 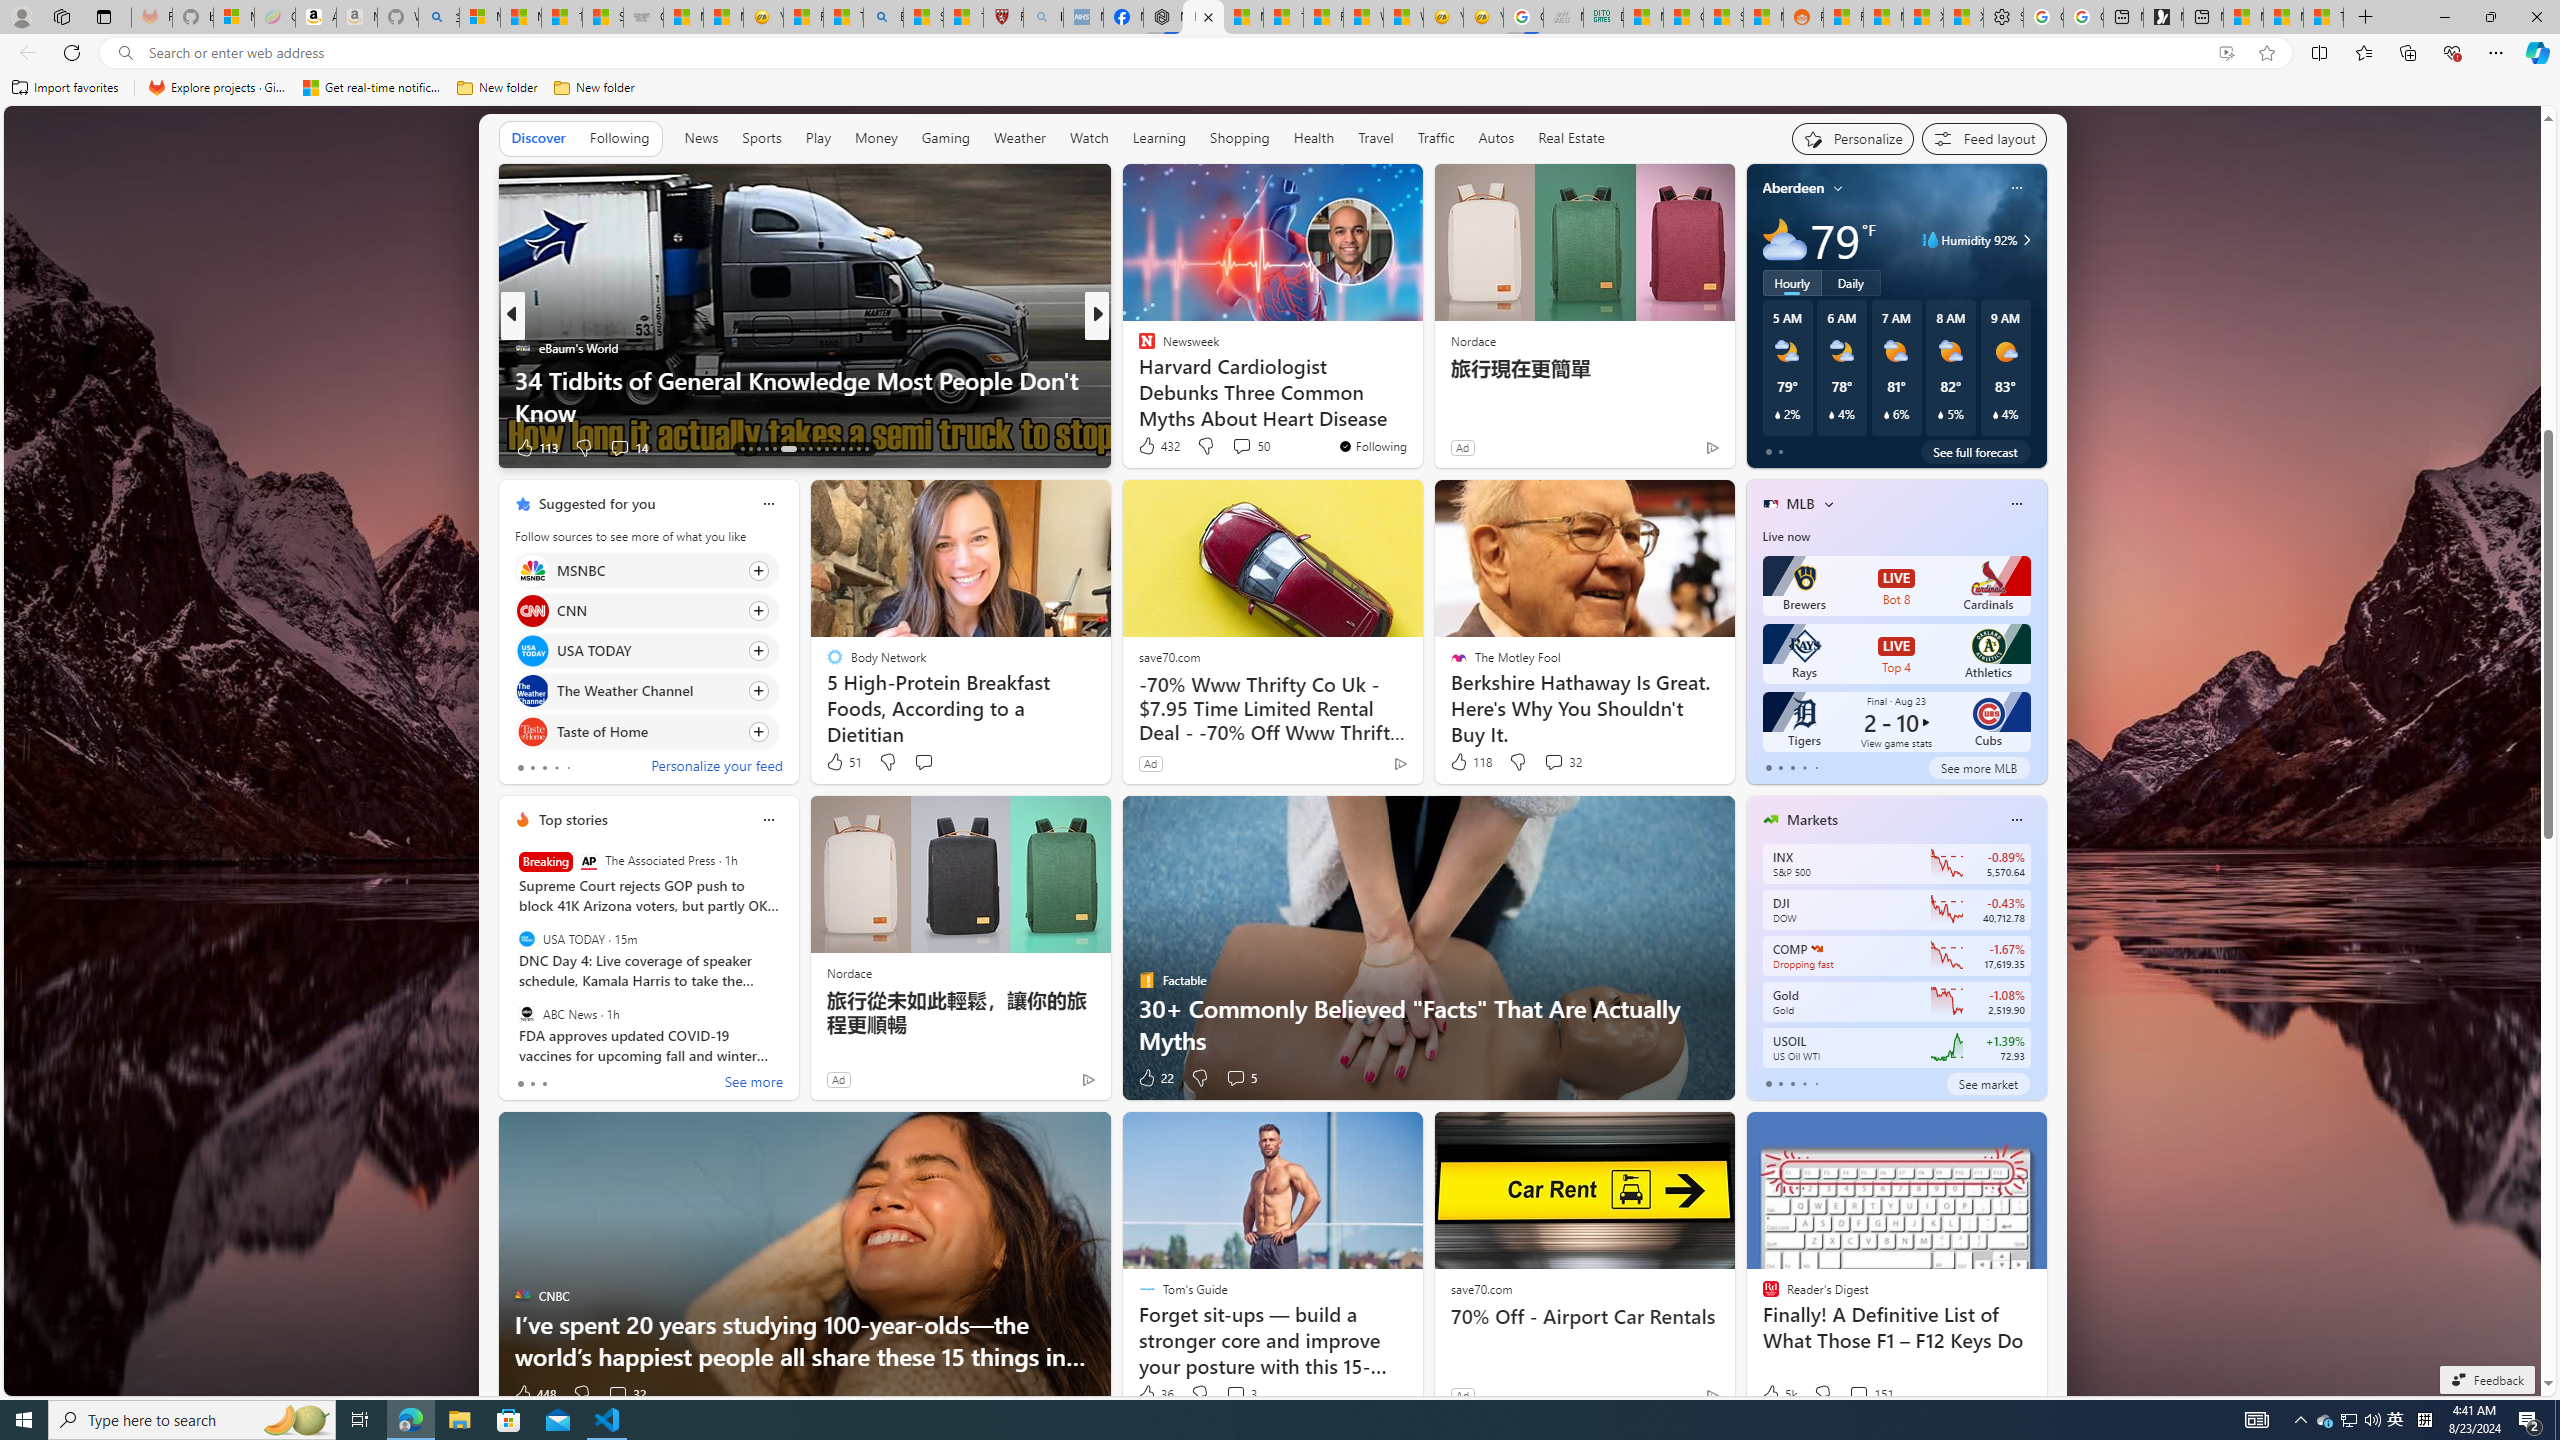 What do you see at coordinates (1435, 137) in the screenshot?
I see `'Traffic'` at bounding box center [1435, 137].